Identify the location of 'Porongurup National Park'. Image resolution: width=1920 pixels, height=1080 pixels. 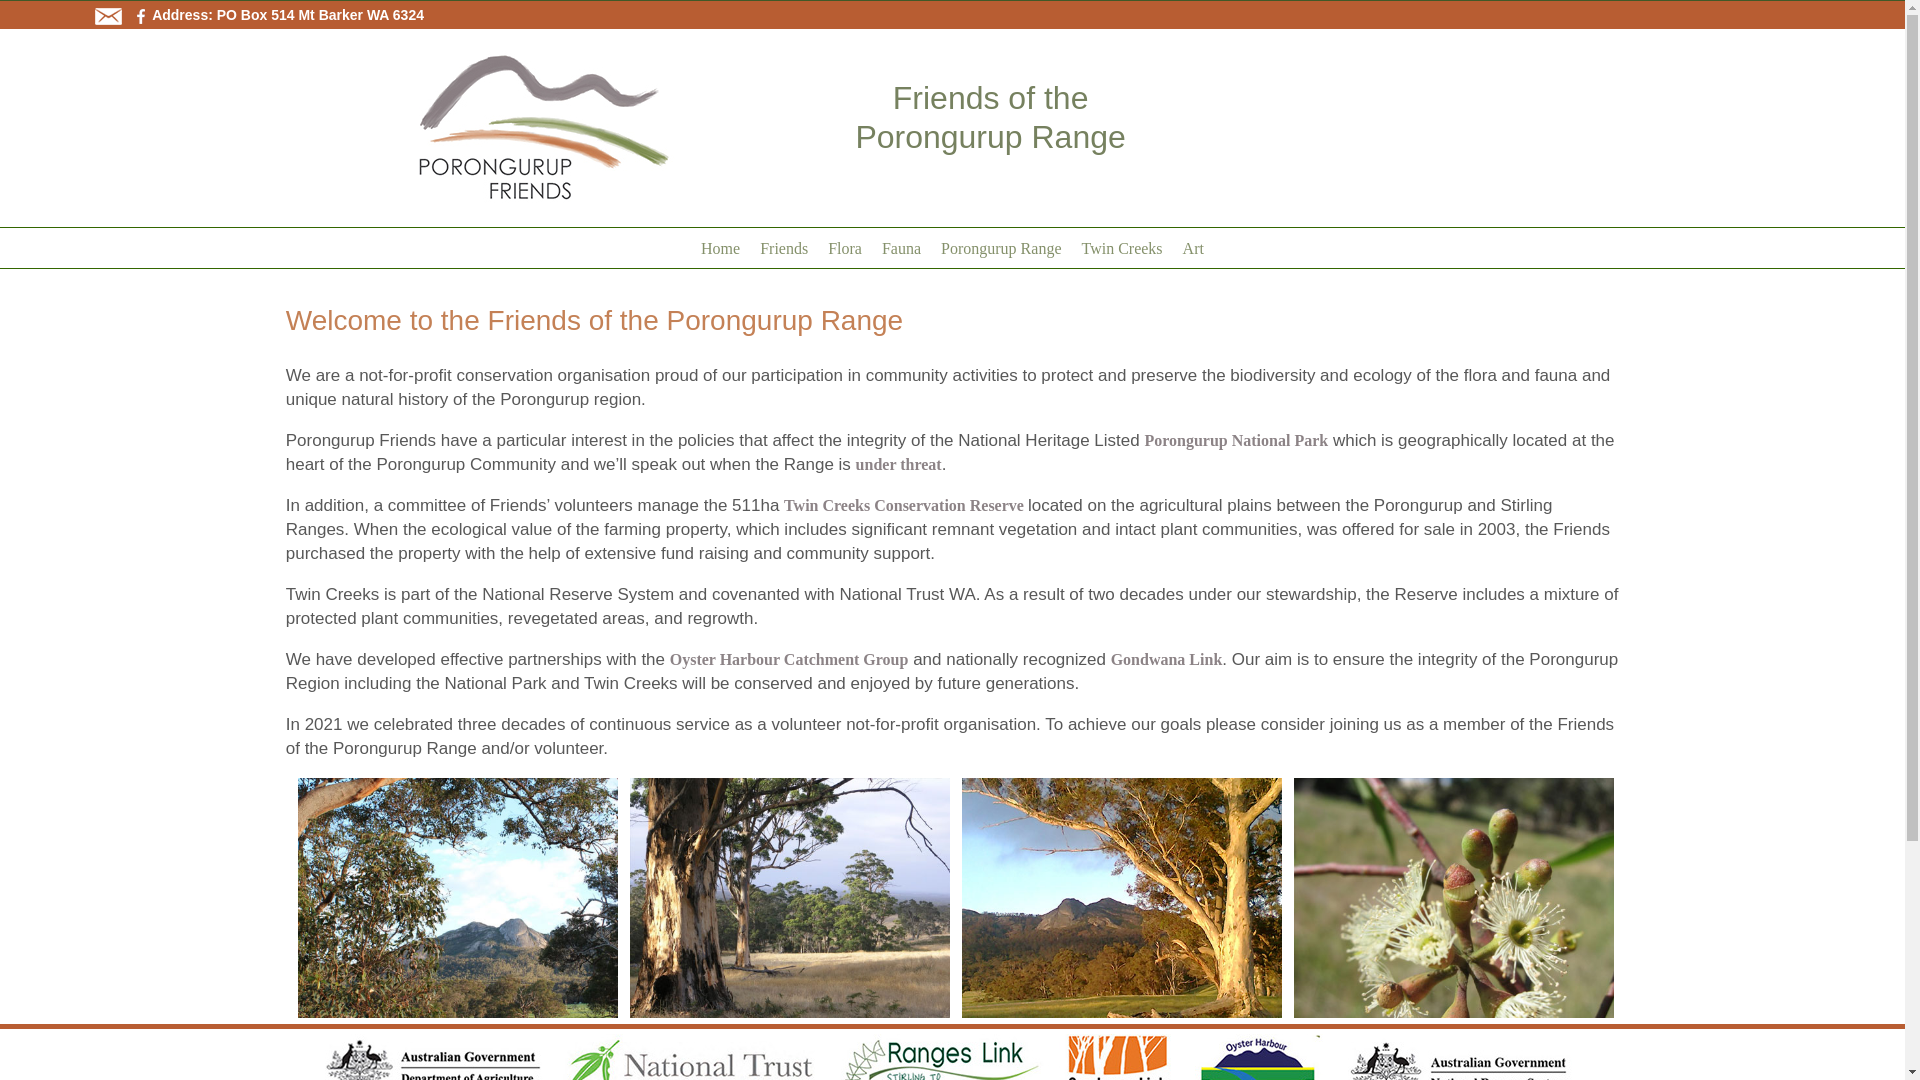
(1235, 439).